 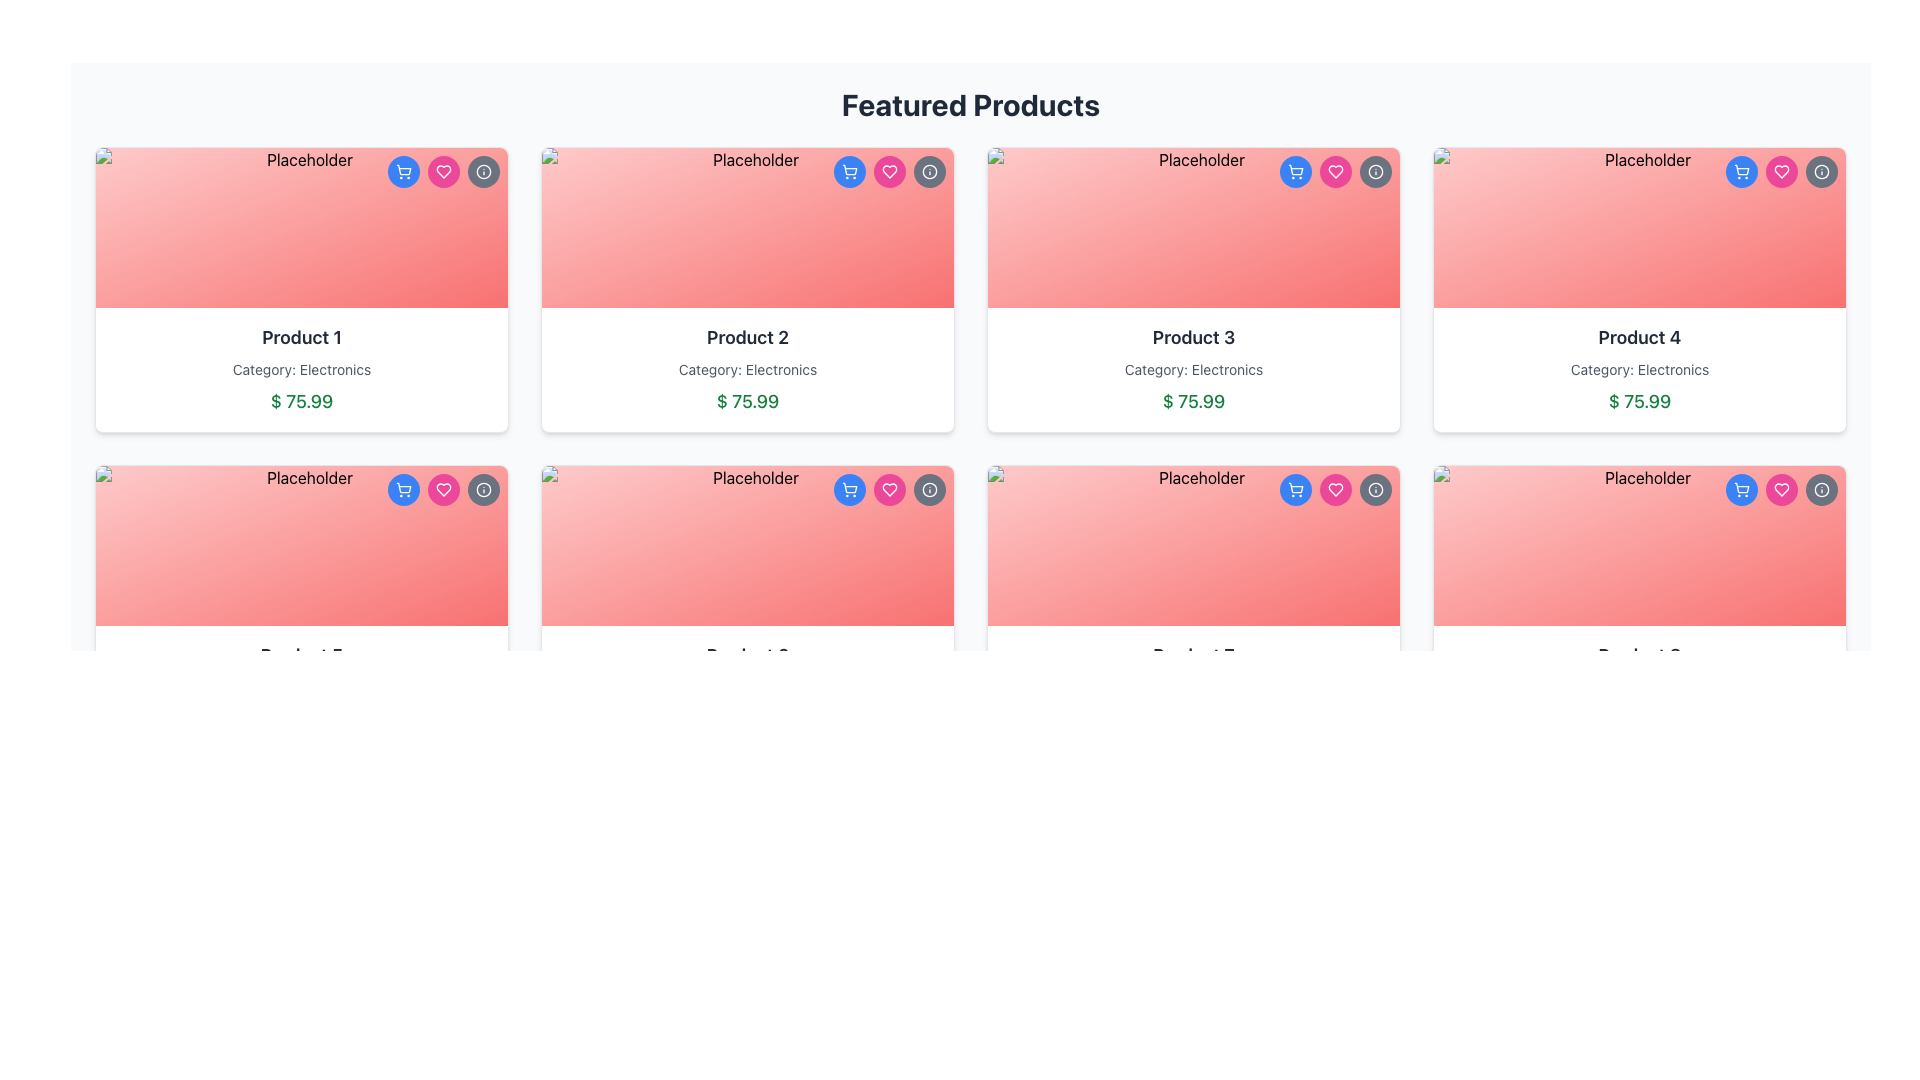 I want to click on the circular blue button with a shopping cart icon located at the top-right corner of the product card for 'Product 4', so click(x=1741, y=171).